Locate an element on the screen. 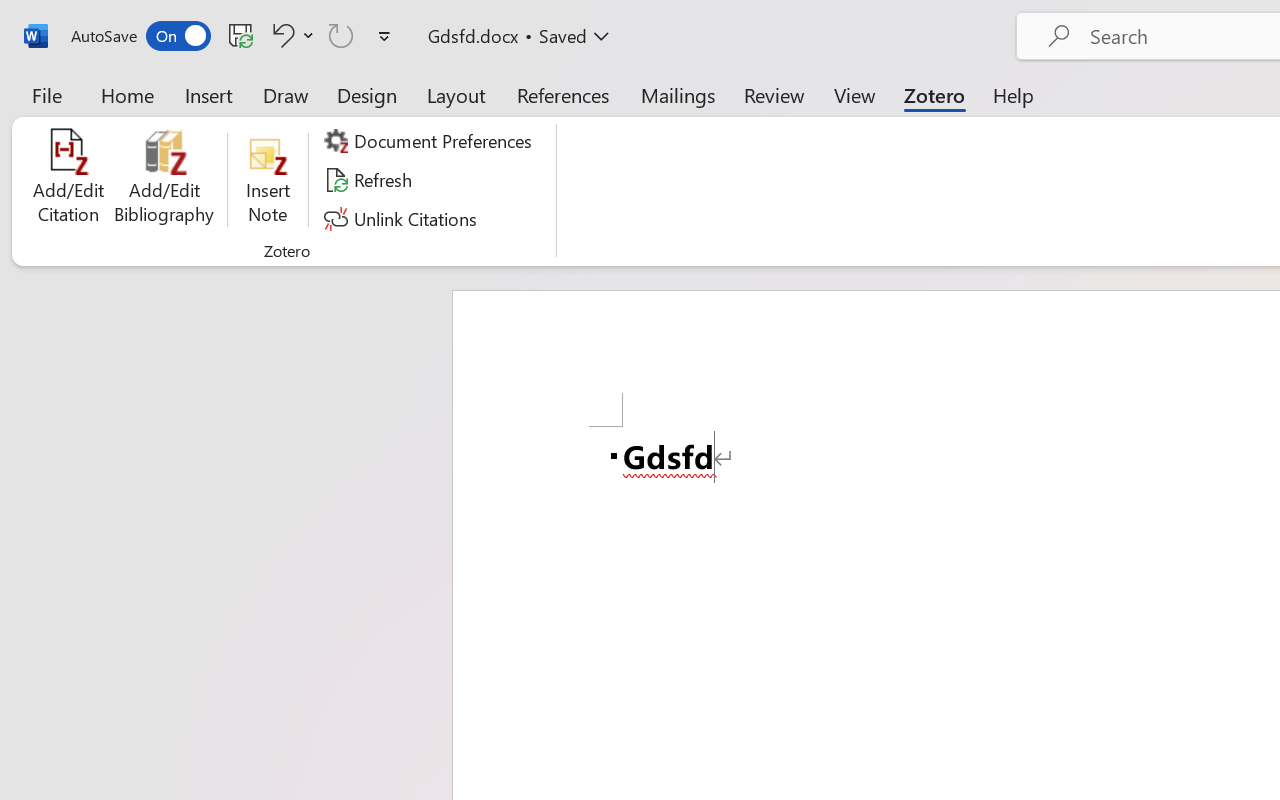  'Insert Note' is located at coordinates (267, 179).